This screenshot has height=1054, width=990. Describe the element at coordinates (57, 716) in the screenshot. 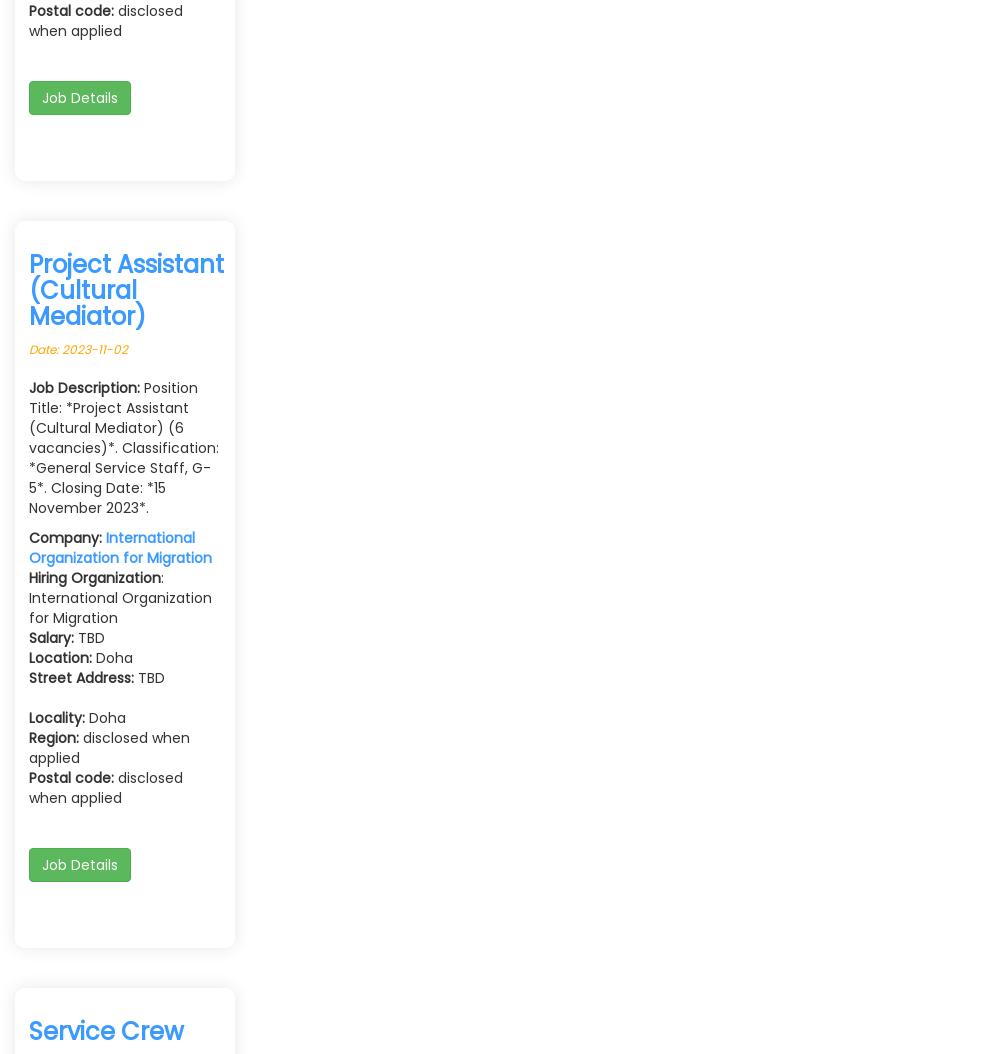

I see `'Locality:'` at that location.